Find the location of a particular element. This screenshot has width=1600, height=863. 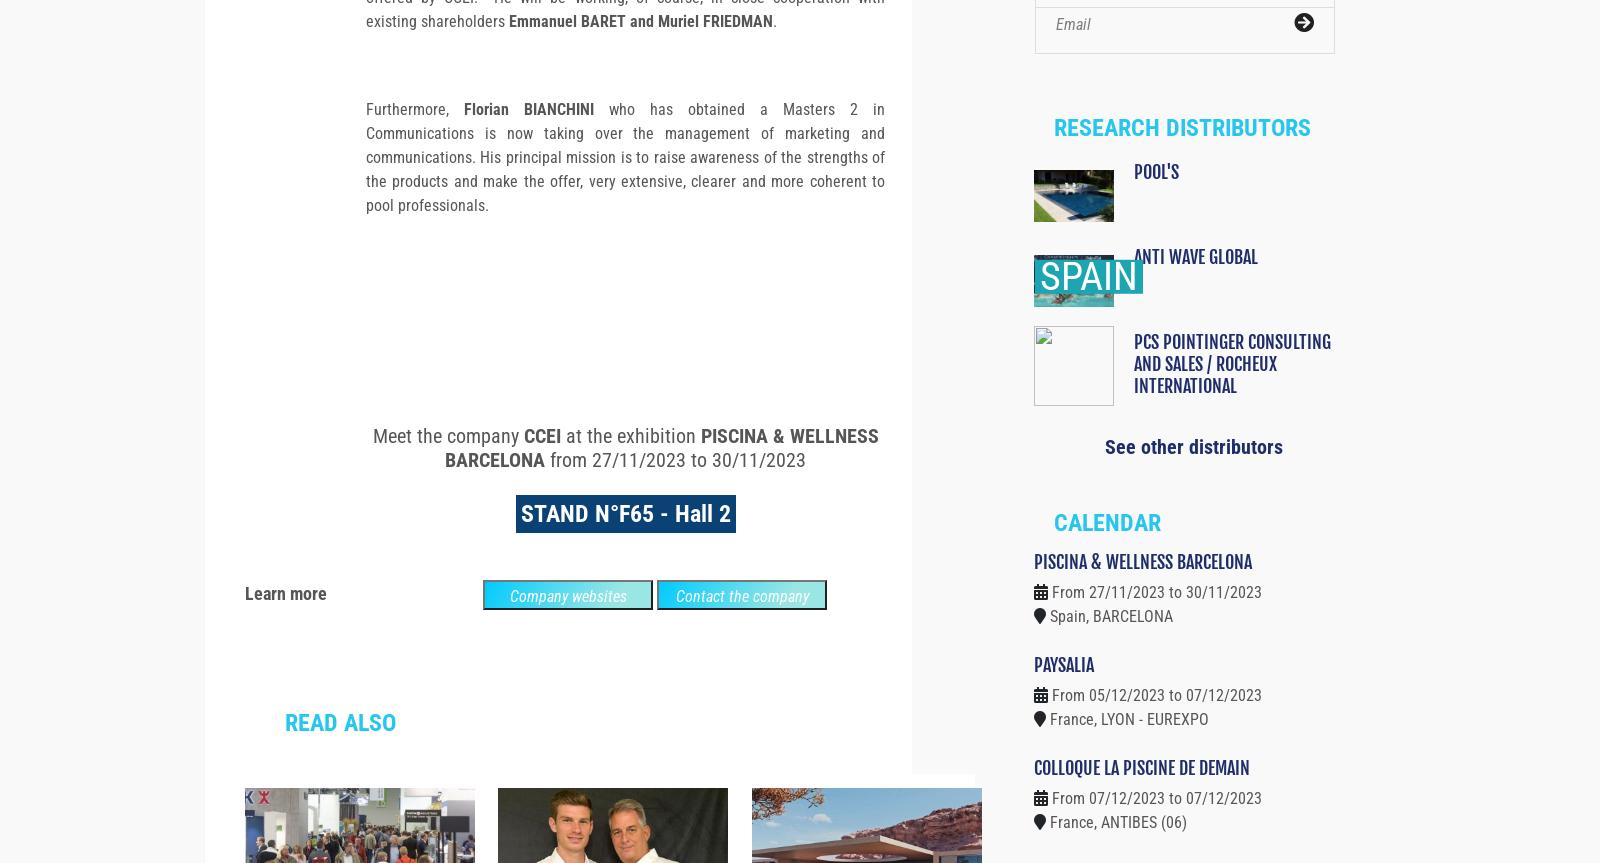

'.' is located at coordinates (776, 57).